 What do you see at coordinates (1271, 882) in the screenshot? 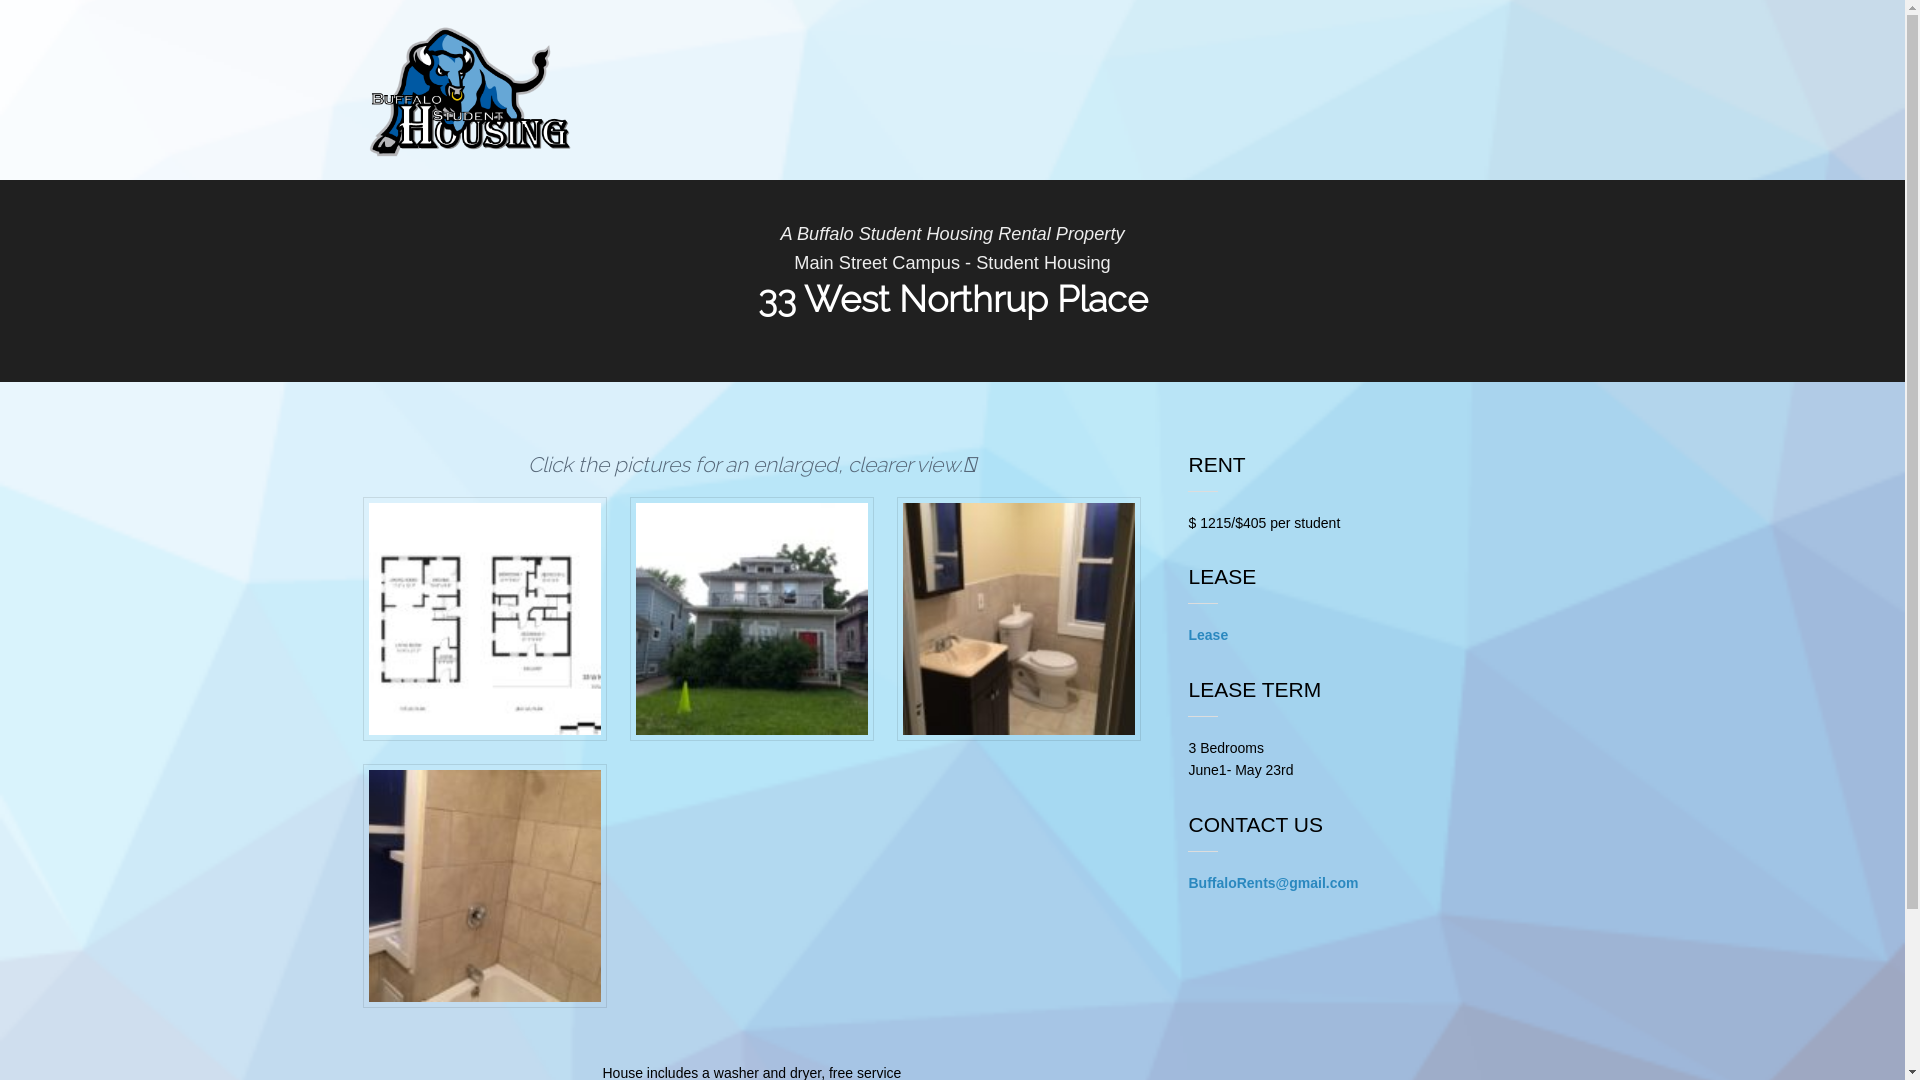
I see `'BuffaloRents@gmail.com'` at bounding box center [1271, 882].